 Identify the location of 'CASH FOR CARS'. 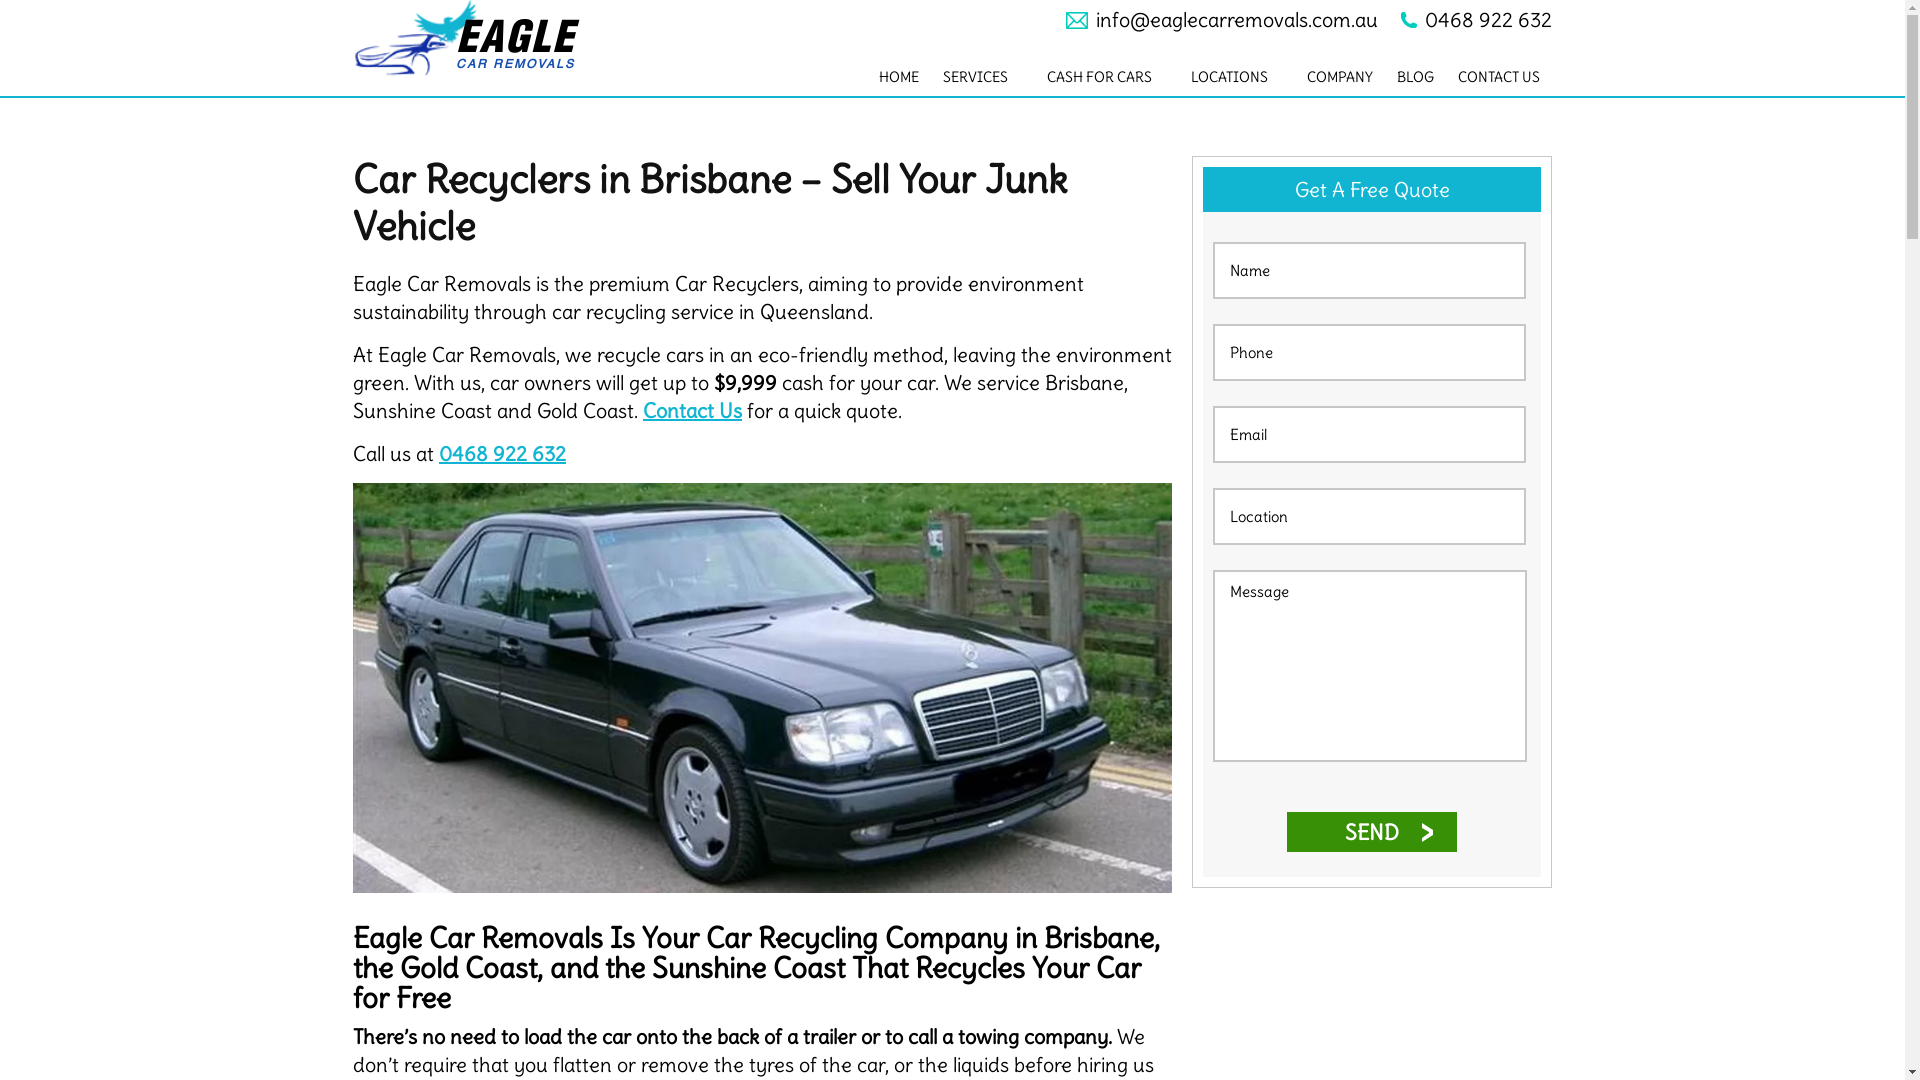
(1106, 76).